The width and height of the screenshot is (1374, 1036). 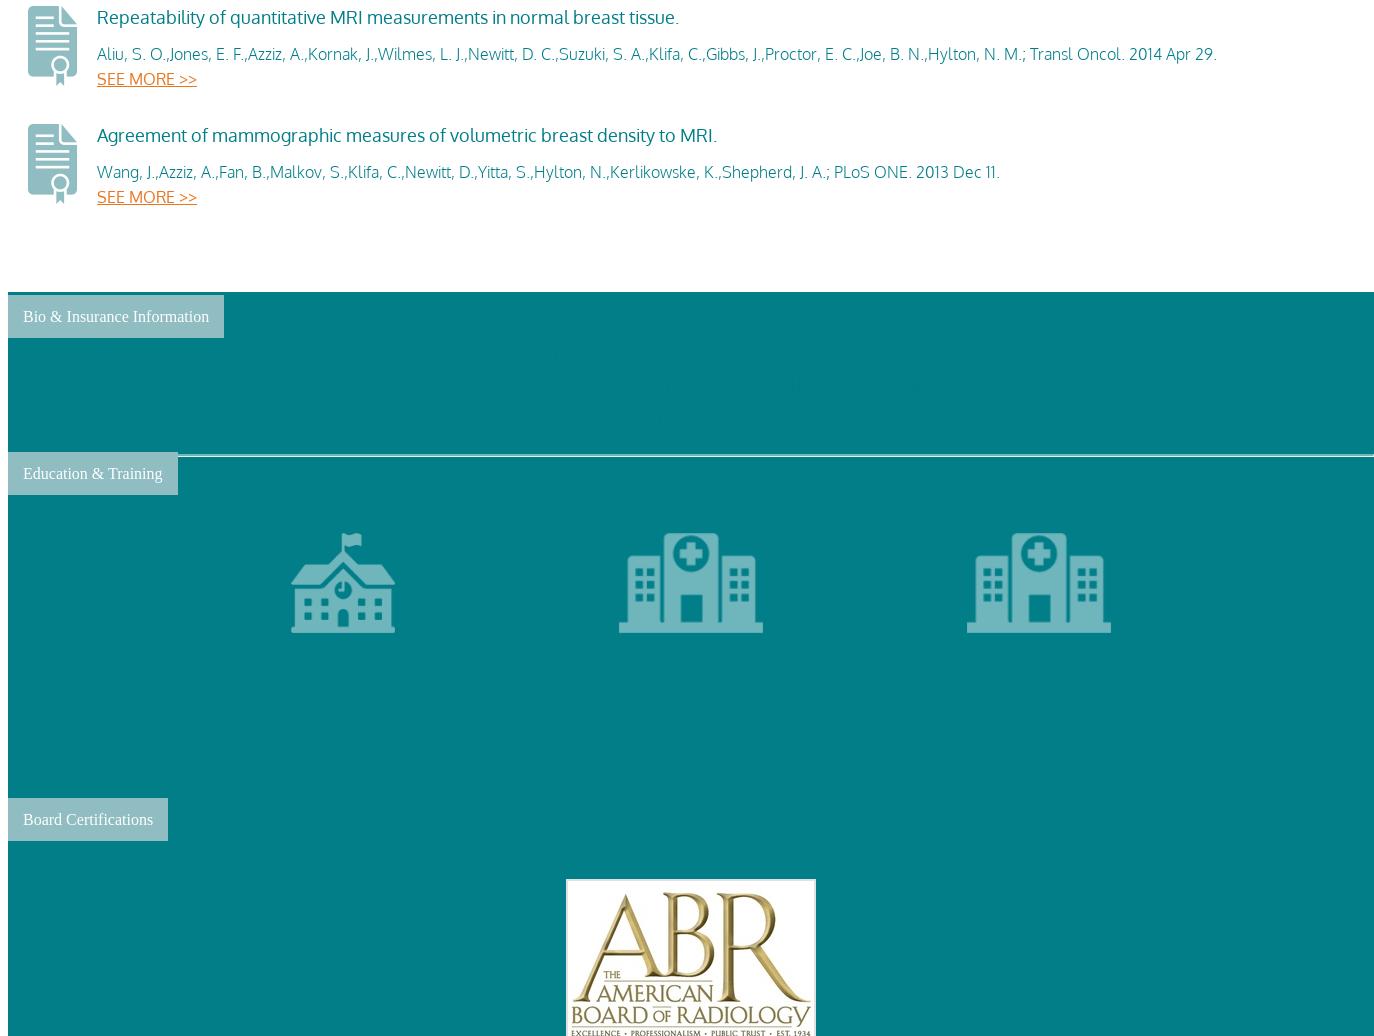 I want to click on 'Wang, J.,Azziz, A.,Fan, B.,Malkov, S.,Klifa, C.,Newitt, D.,Yitta, S.,Hylton, N.,Kerlikowske, K.,Shepherd, J. A.; PLoS ONE. 2013 Dec 11.', so click(x=548, y=171).